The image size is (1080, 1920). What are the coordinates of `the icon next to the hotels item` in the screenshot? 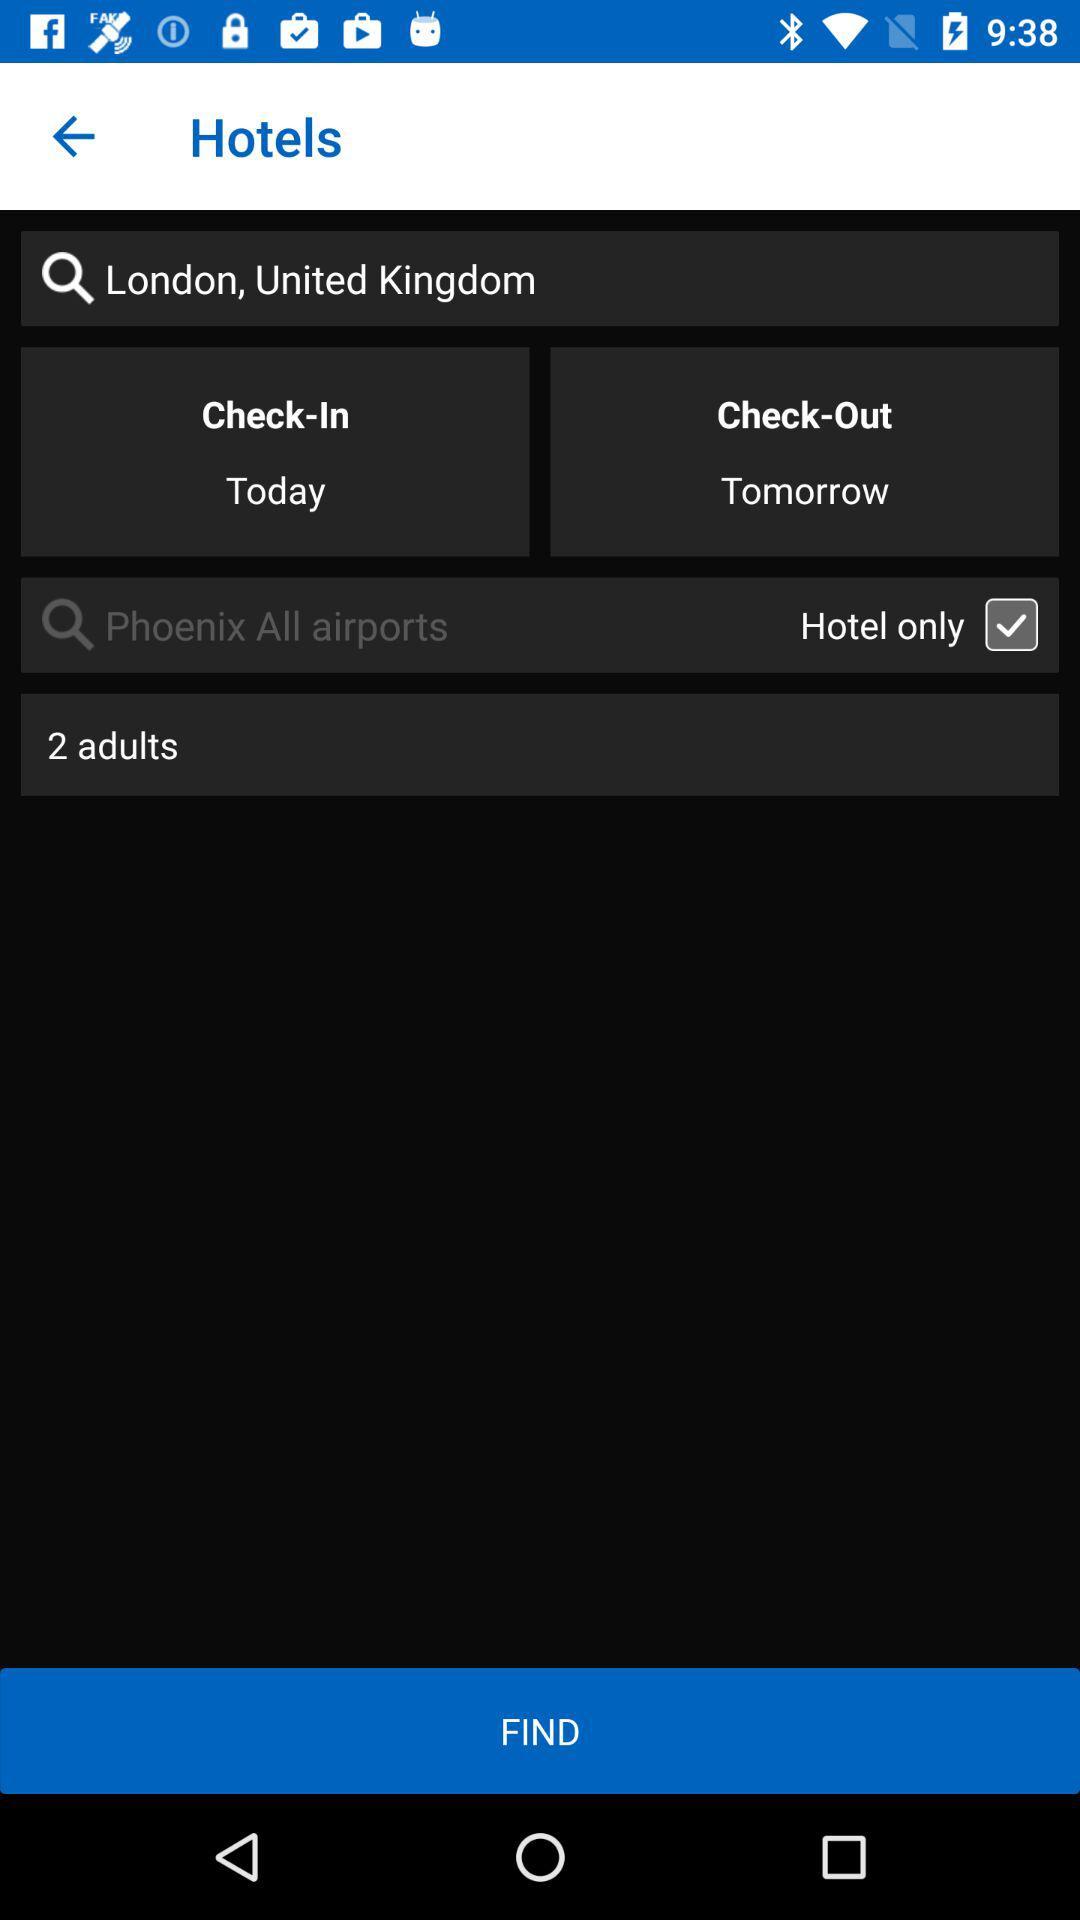 It's located at (72, 135).